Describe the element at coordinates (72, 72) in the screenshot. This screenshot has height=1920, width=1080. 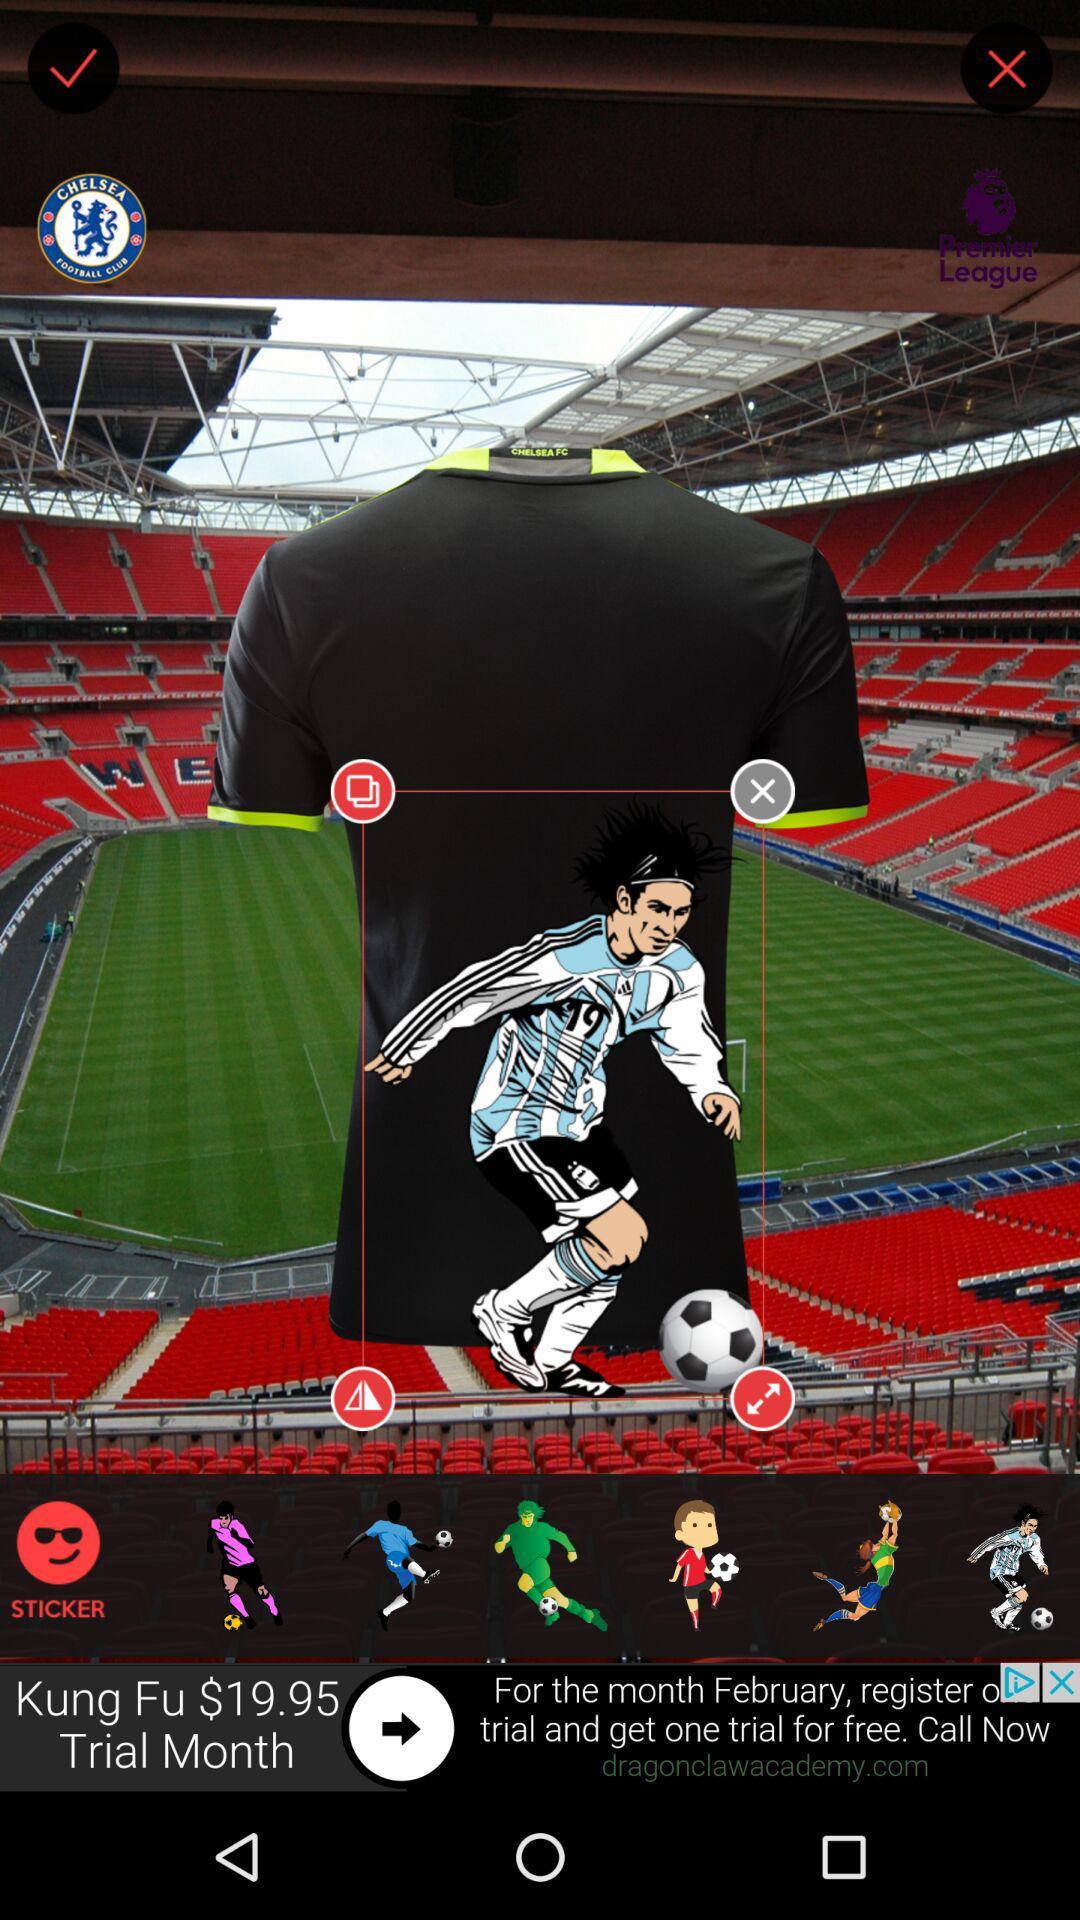
I see `the check icon` at that location.